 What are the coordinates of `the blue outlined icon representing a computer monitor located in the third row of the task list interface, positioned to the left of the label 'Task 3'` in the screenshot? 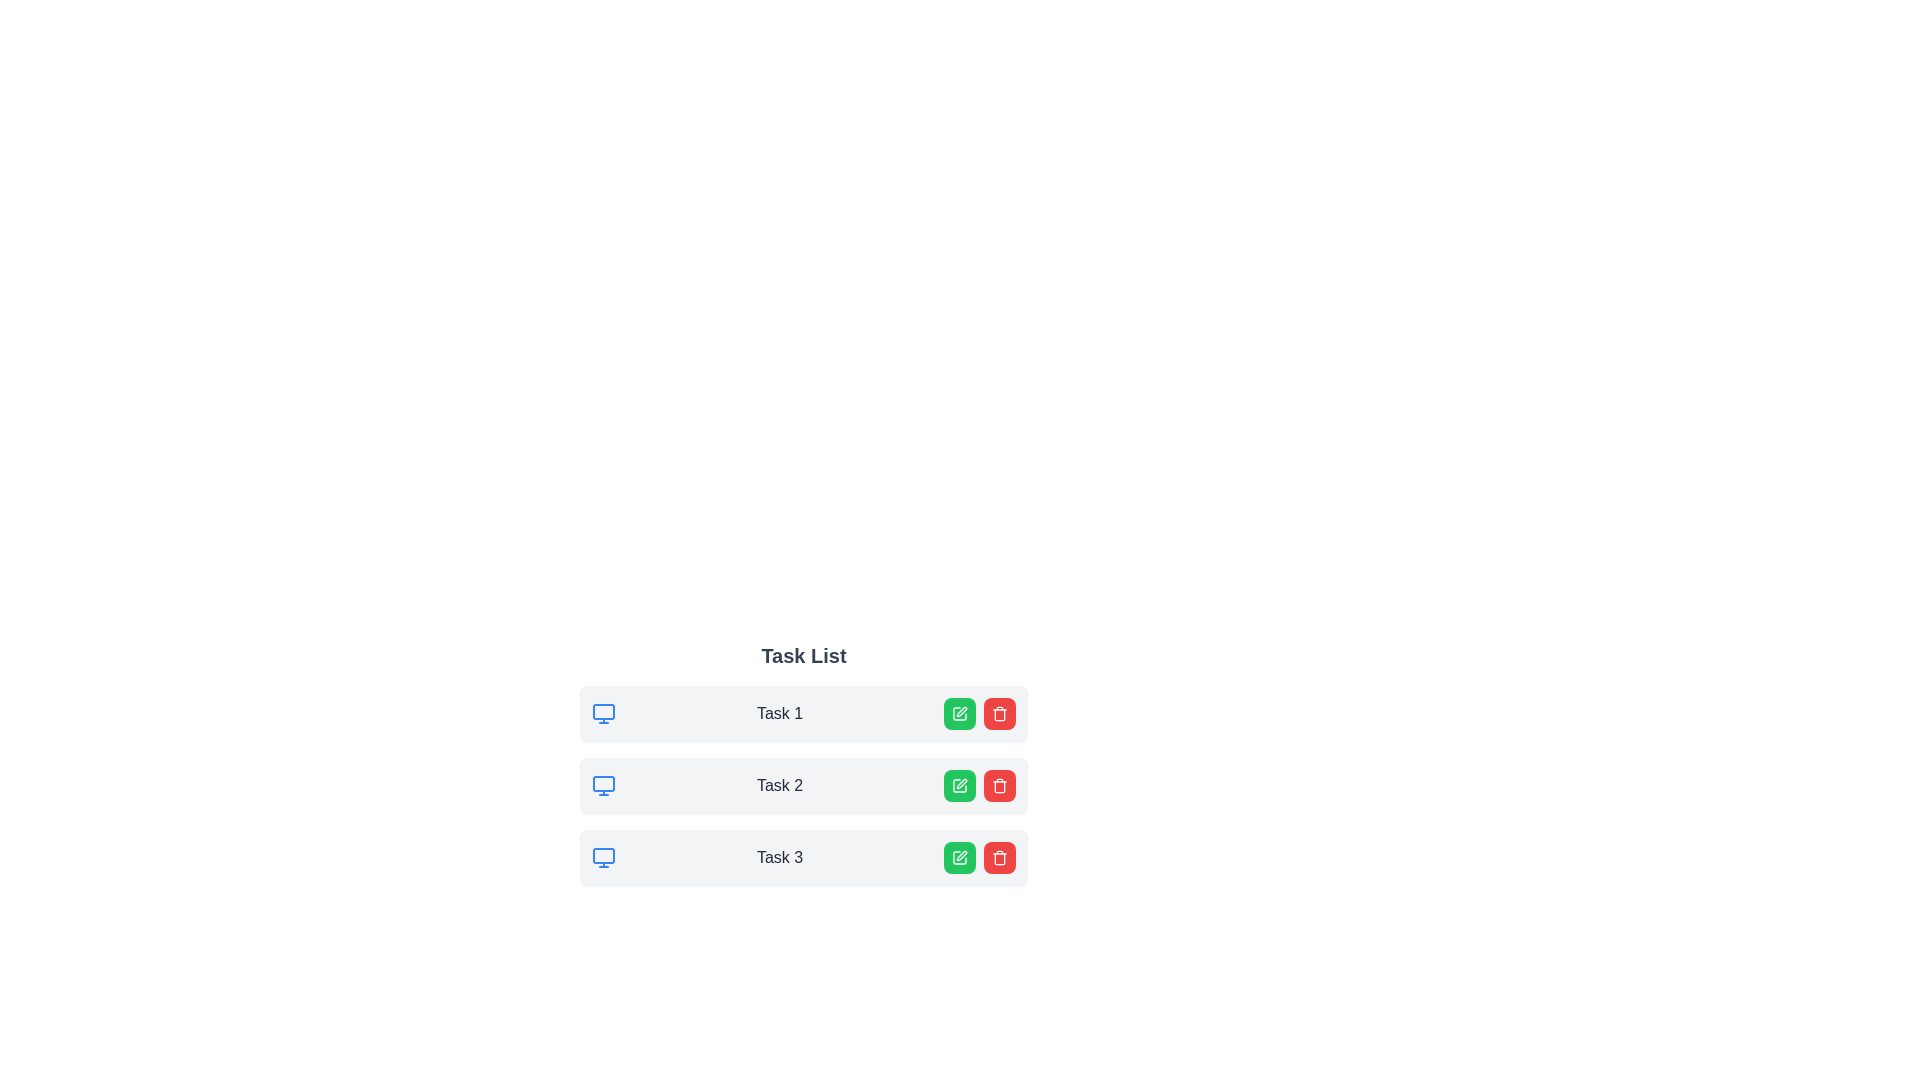 It's located at (603, 856).